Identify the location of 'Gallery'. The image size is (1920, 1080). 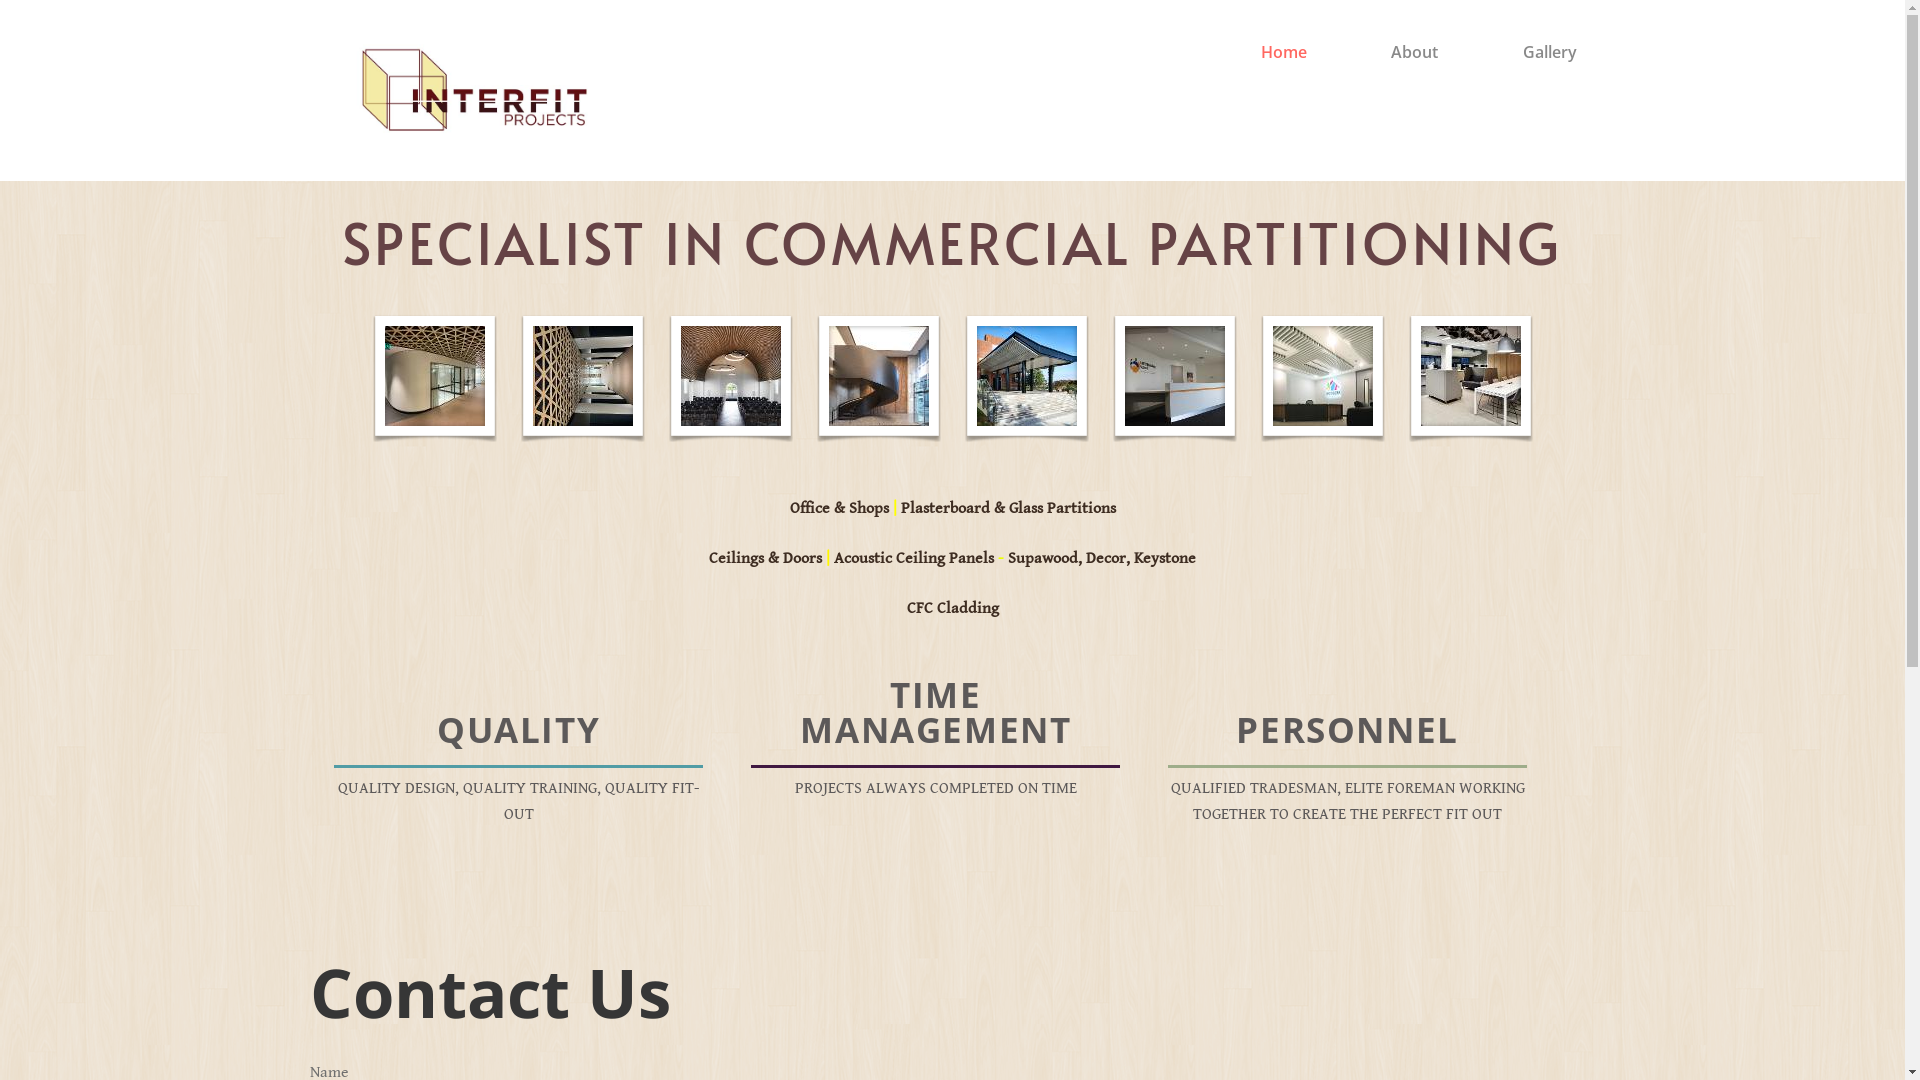
(1520, 50).